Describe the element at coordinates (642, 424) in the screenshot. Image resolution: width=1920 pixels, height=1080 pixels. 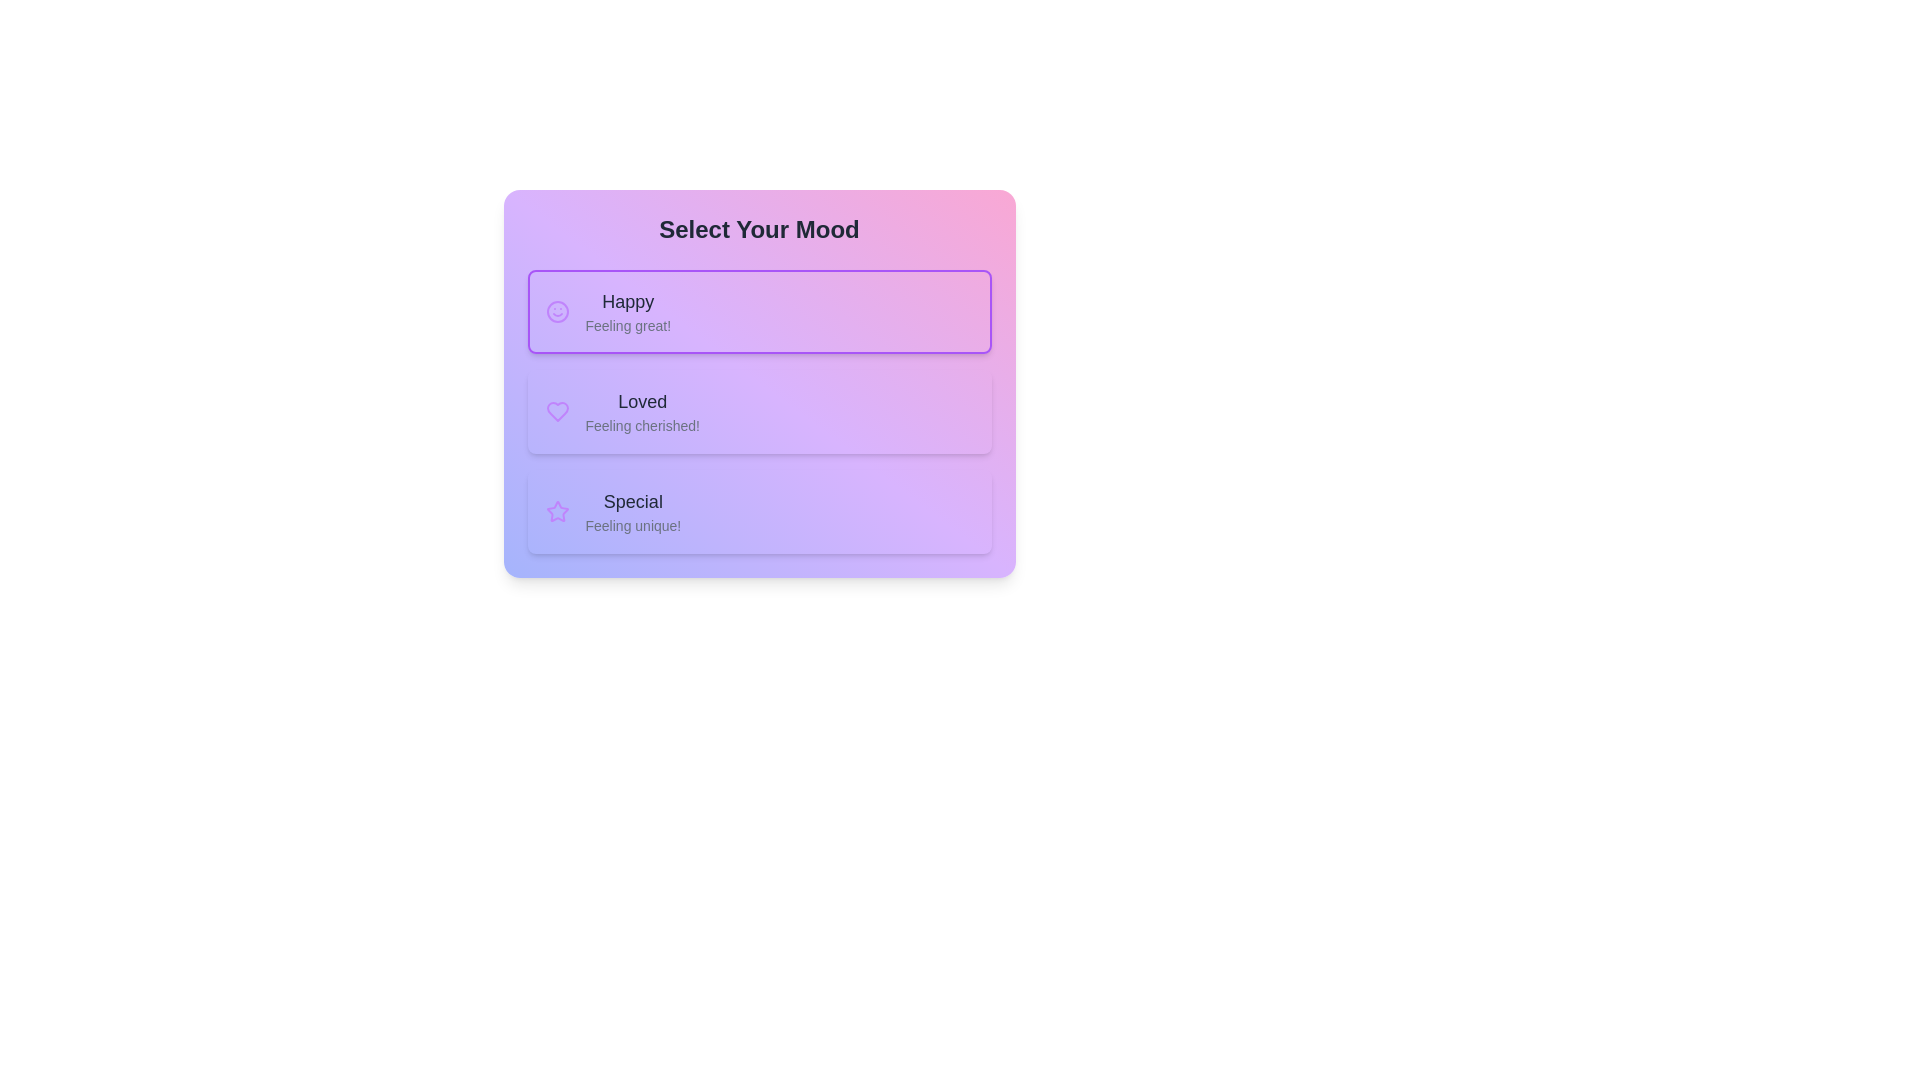
I see `the Text Label displaying 'Feeling cherished!' located below the 'Loved' heading in the bordered box with a purple gradient background` at that location.